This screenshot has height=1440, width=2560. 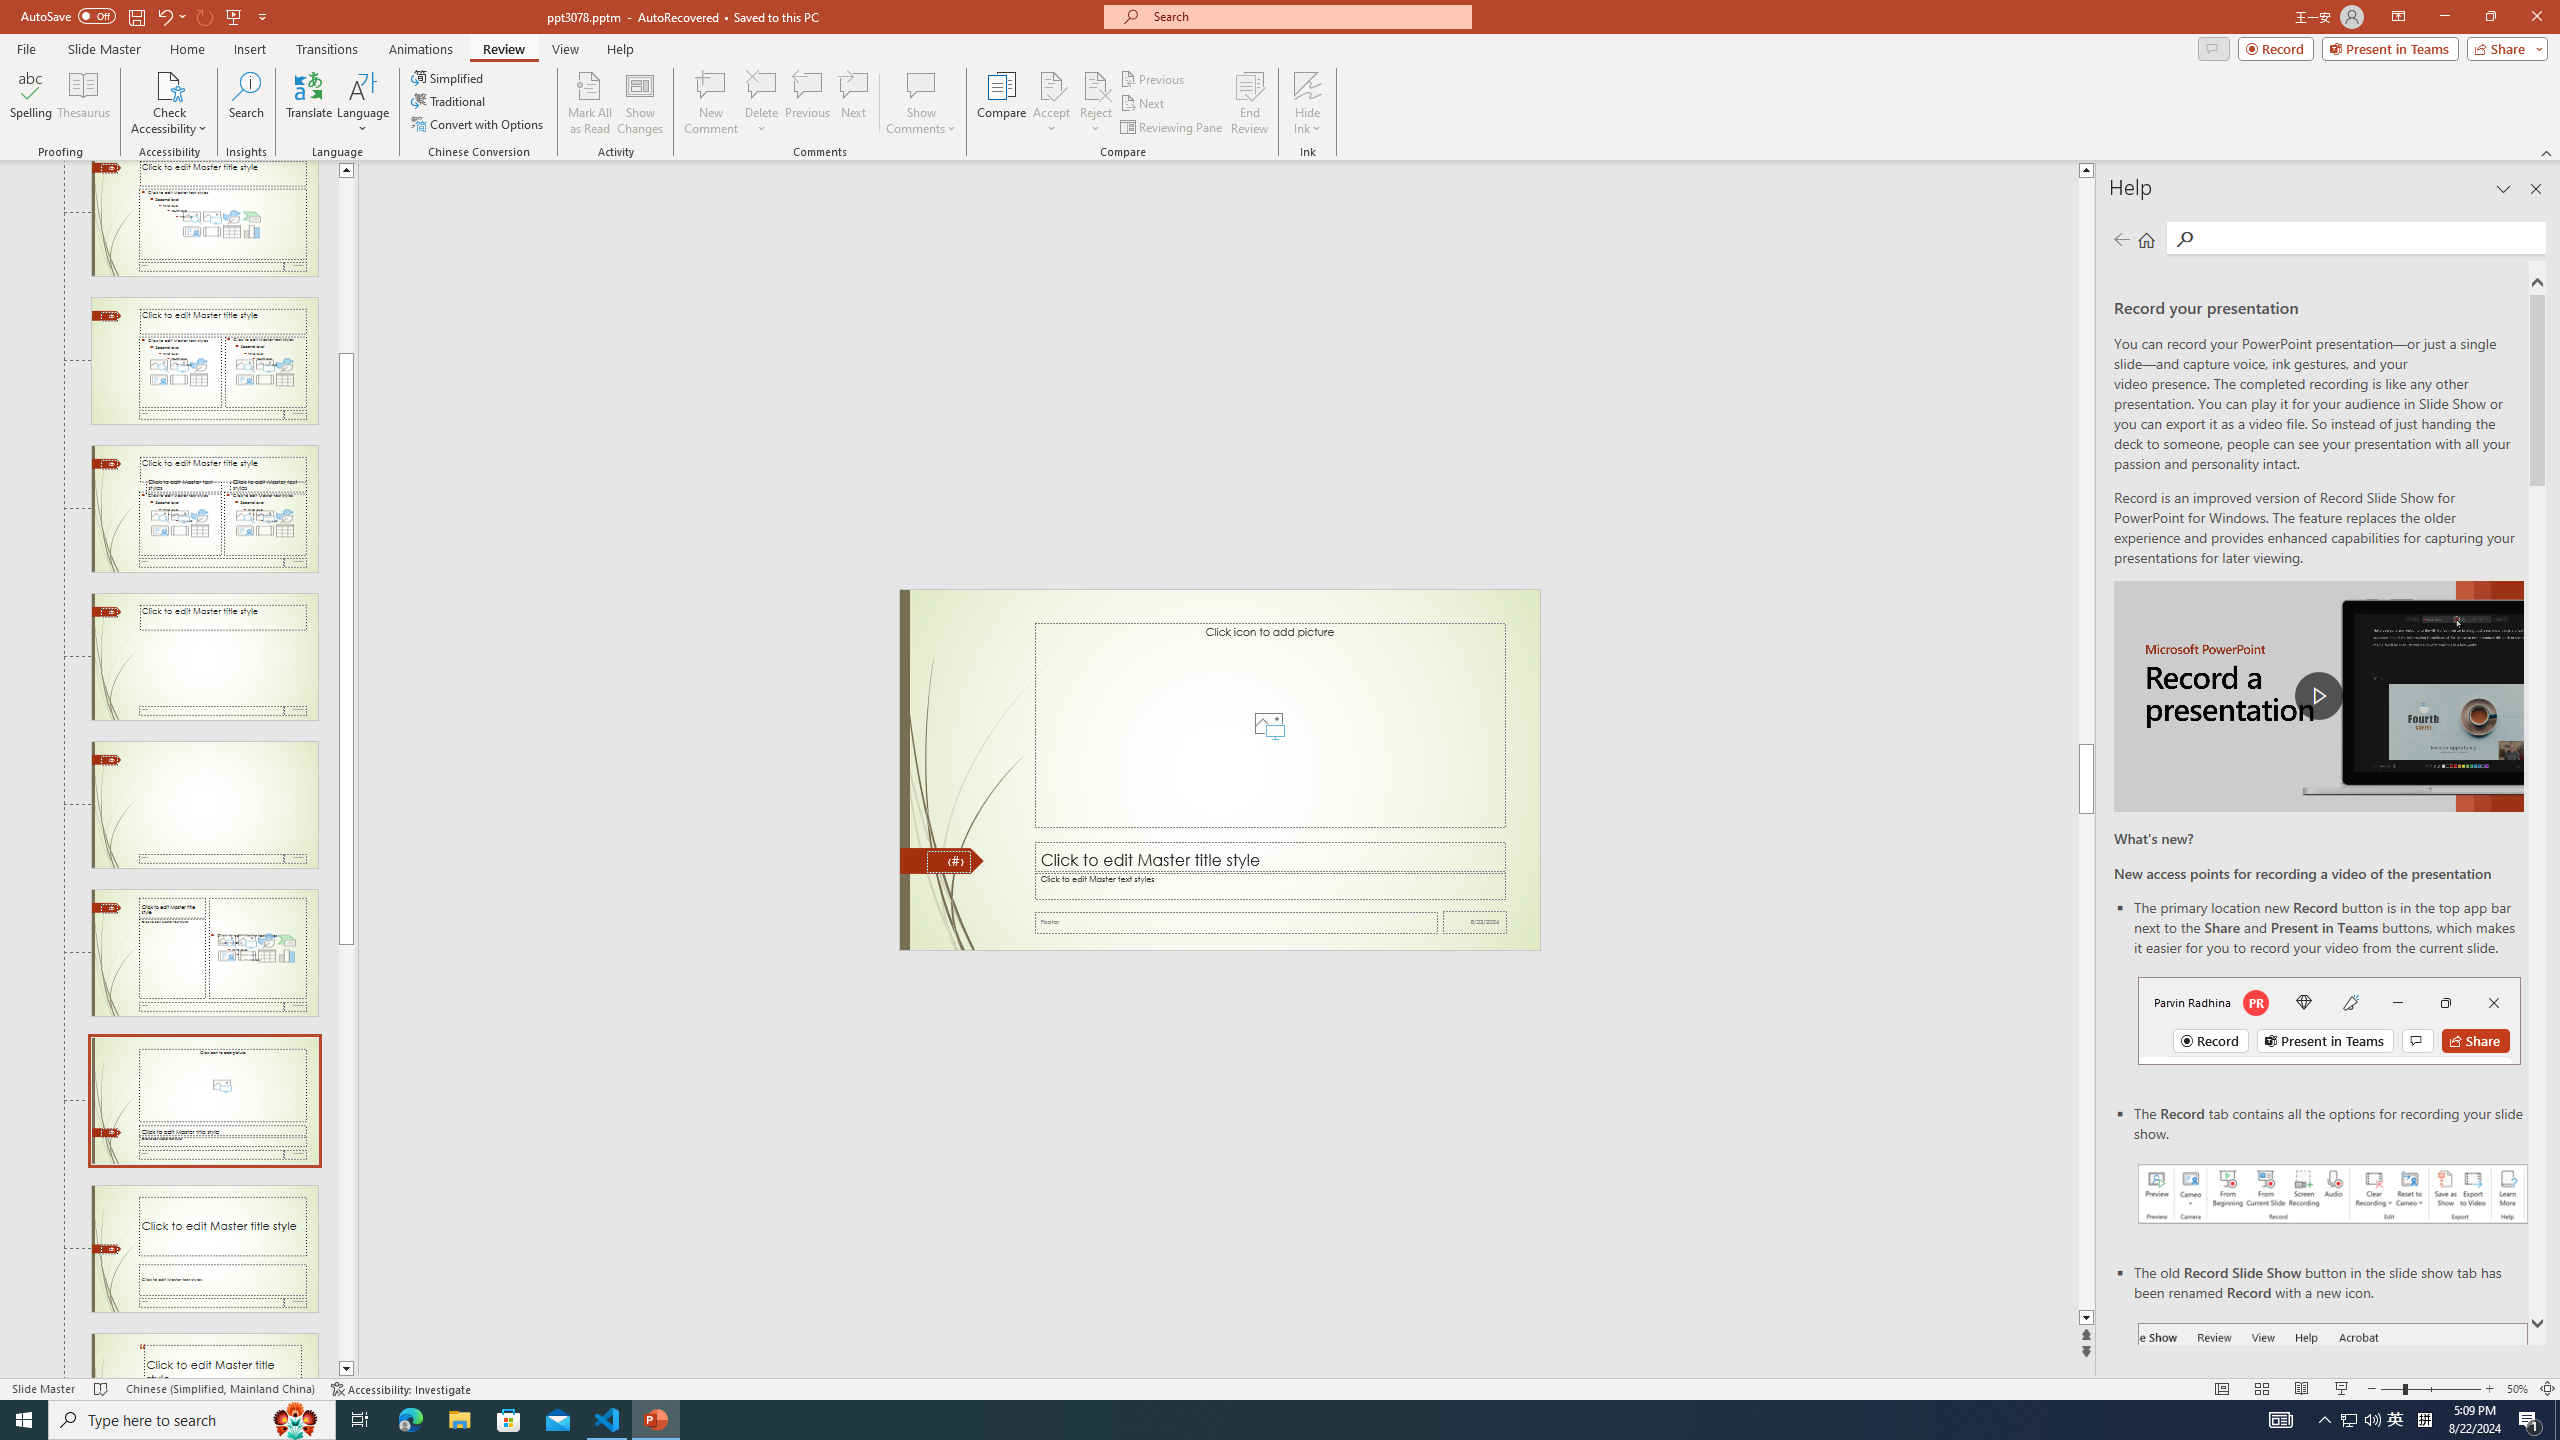 I want to click on 'Footer', so click(x=1235, y=922).